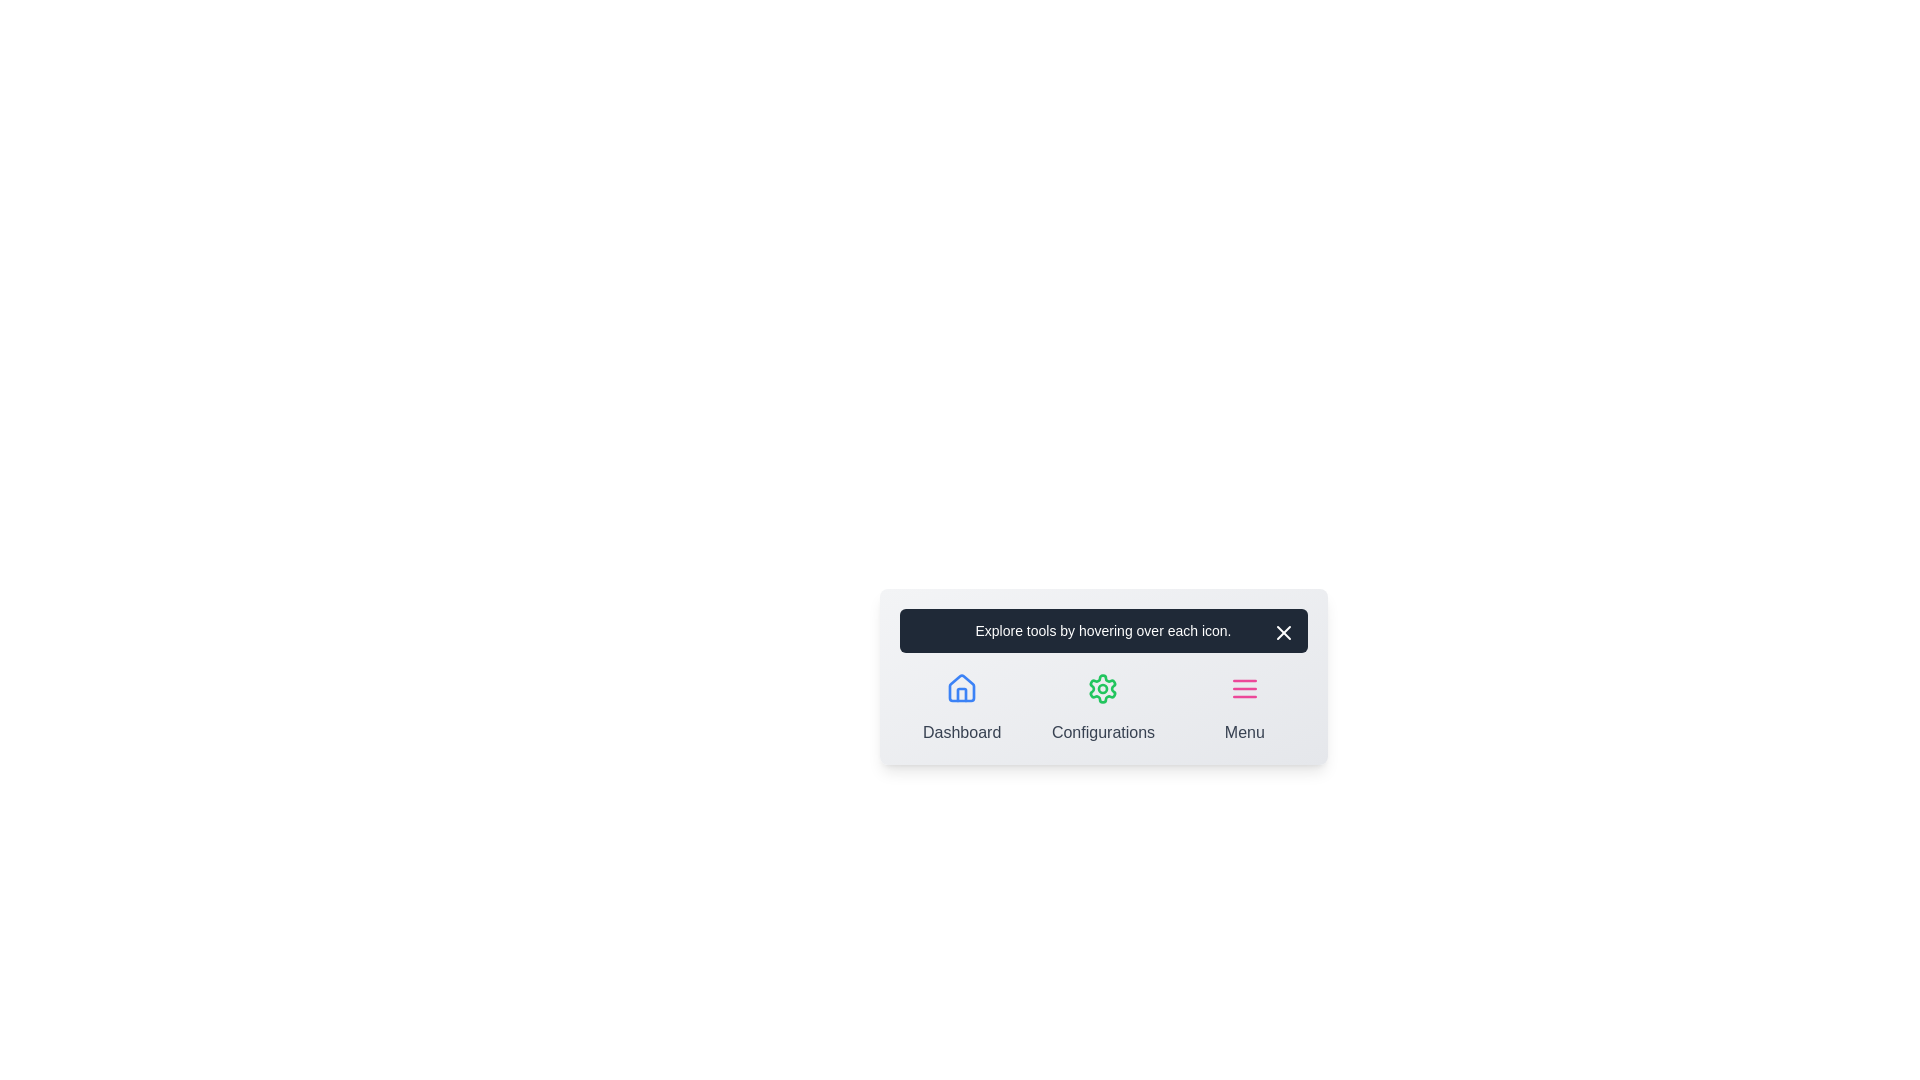  I want to click on the interactive selection element (icon with label) located between the 'Dashboard' and 'Menu' items, so click(1102, 704).